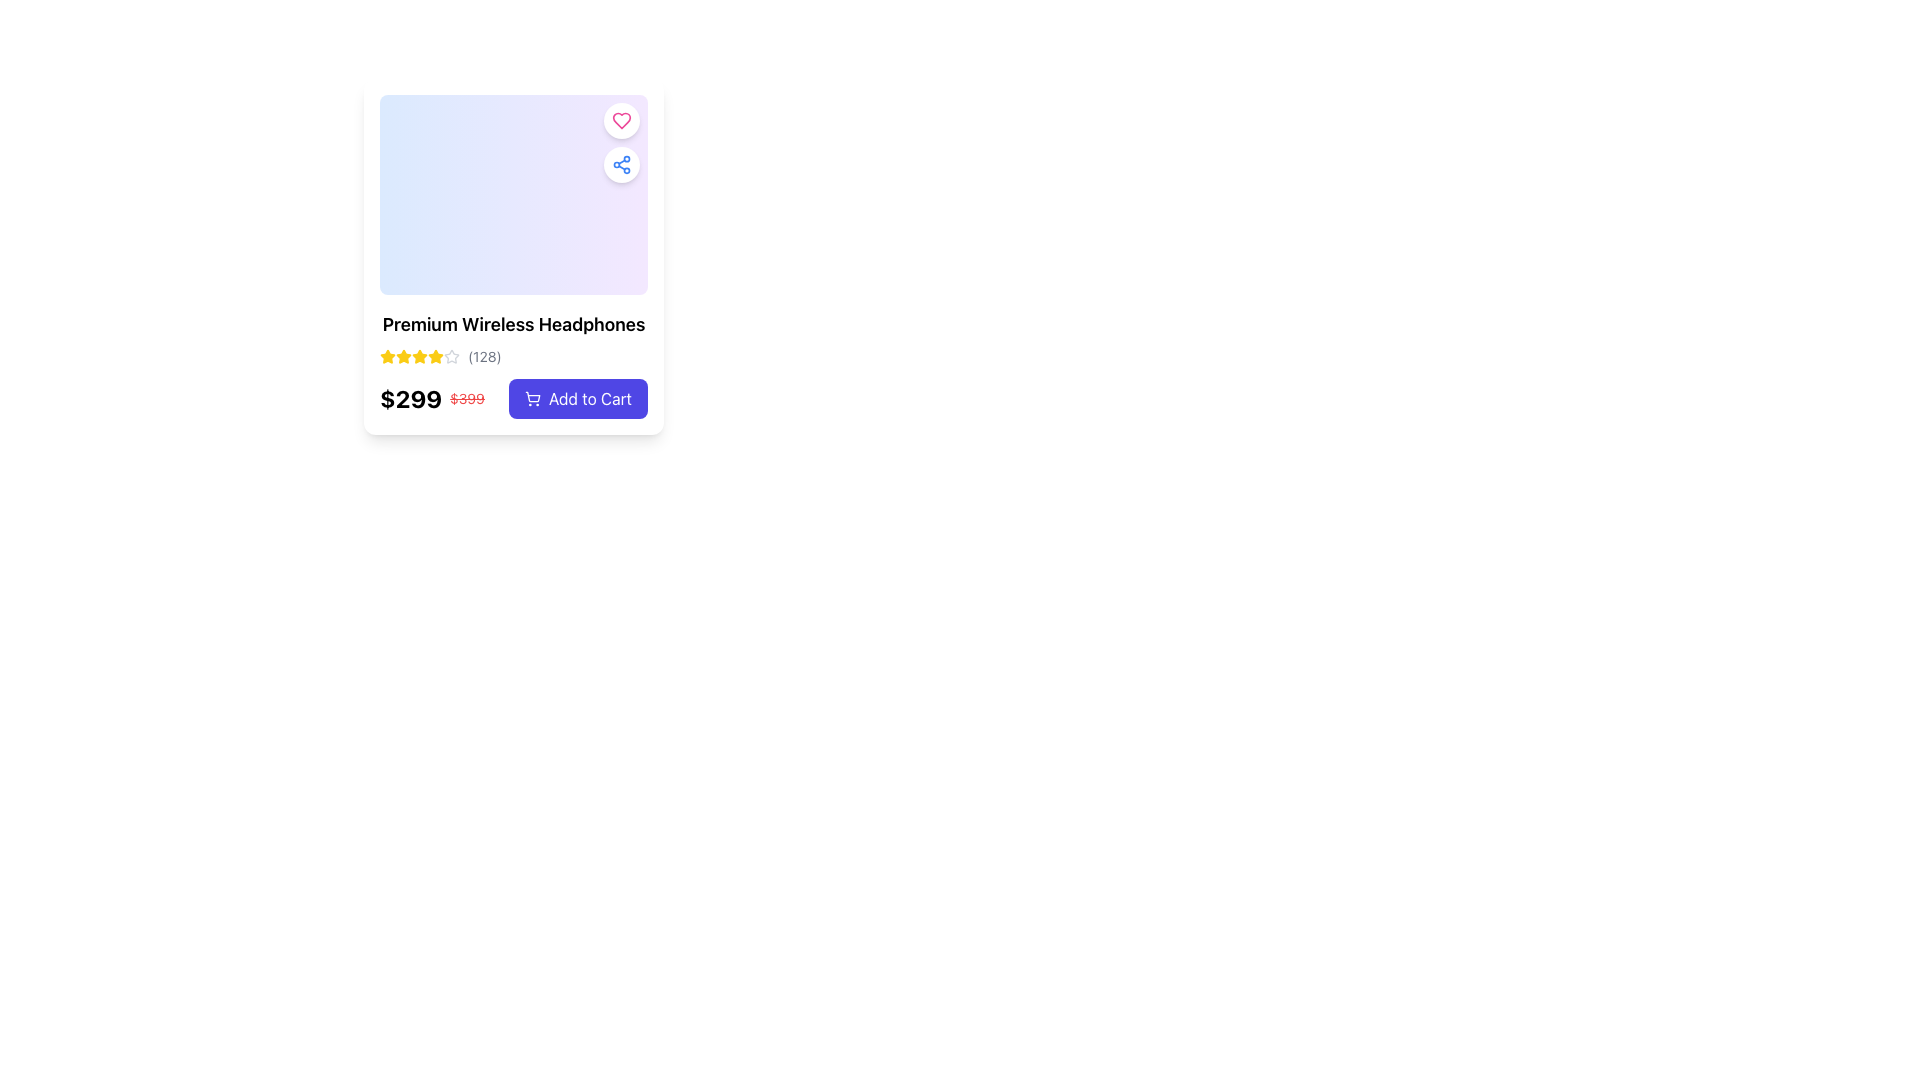  I want to click on the third yellow-colored star icon in the rating system located below the product title 'Premium Wireless Headphones' and above the price '$299', so click(402, 356).